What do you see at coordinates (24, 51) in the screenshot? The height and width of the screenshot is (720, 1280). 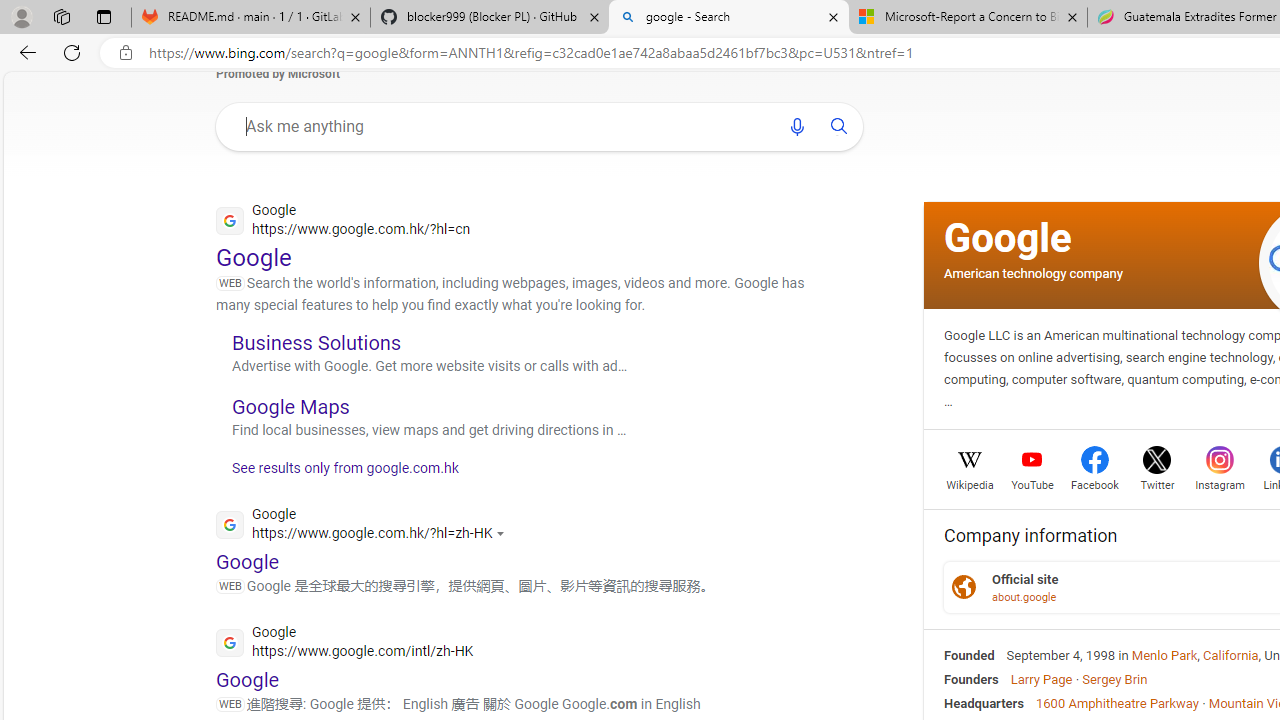 I see `'Back'` at bounding box center [24, 51].